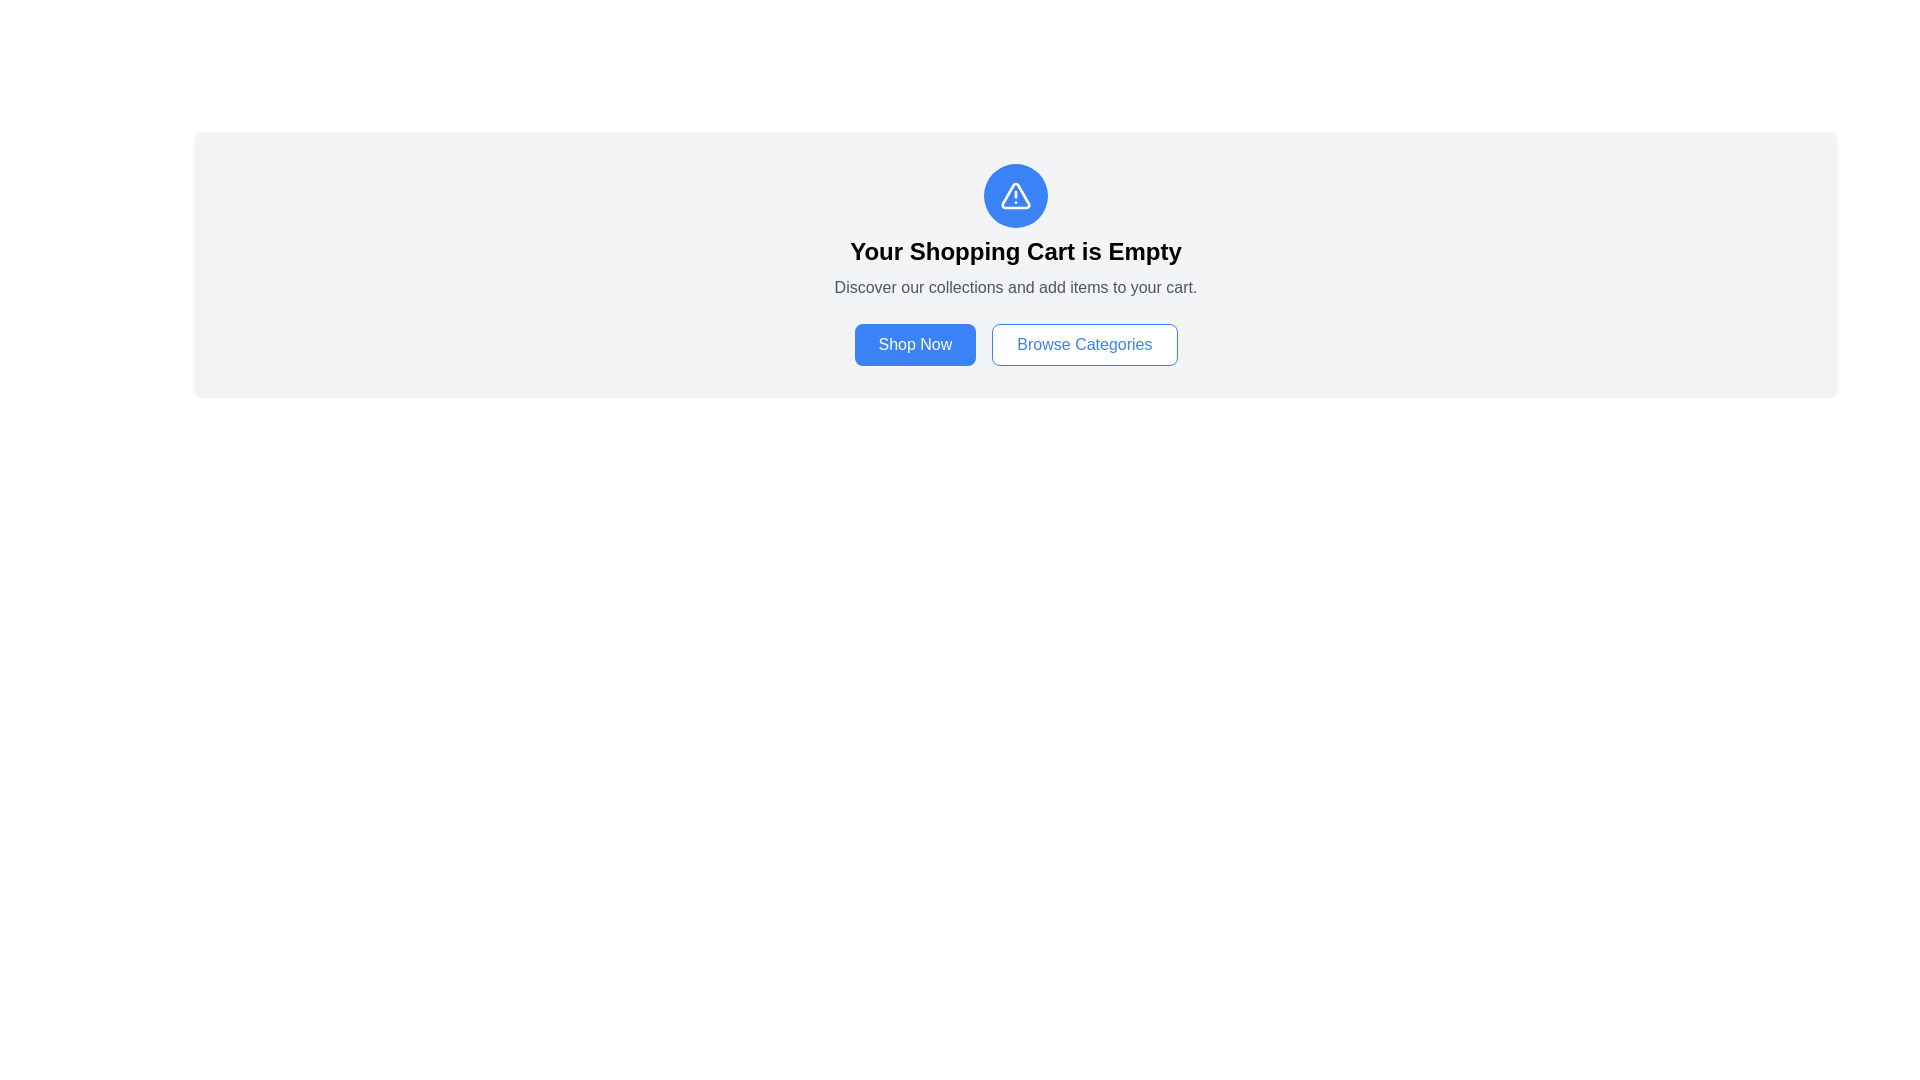 The height and width of the screenshot is (1080, 1920). What do you see at coordinates (914, 343) in the screenshot?
I see `the 'Shop Now' button using tab navigation` at bounding box center [914, 343].